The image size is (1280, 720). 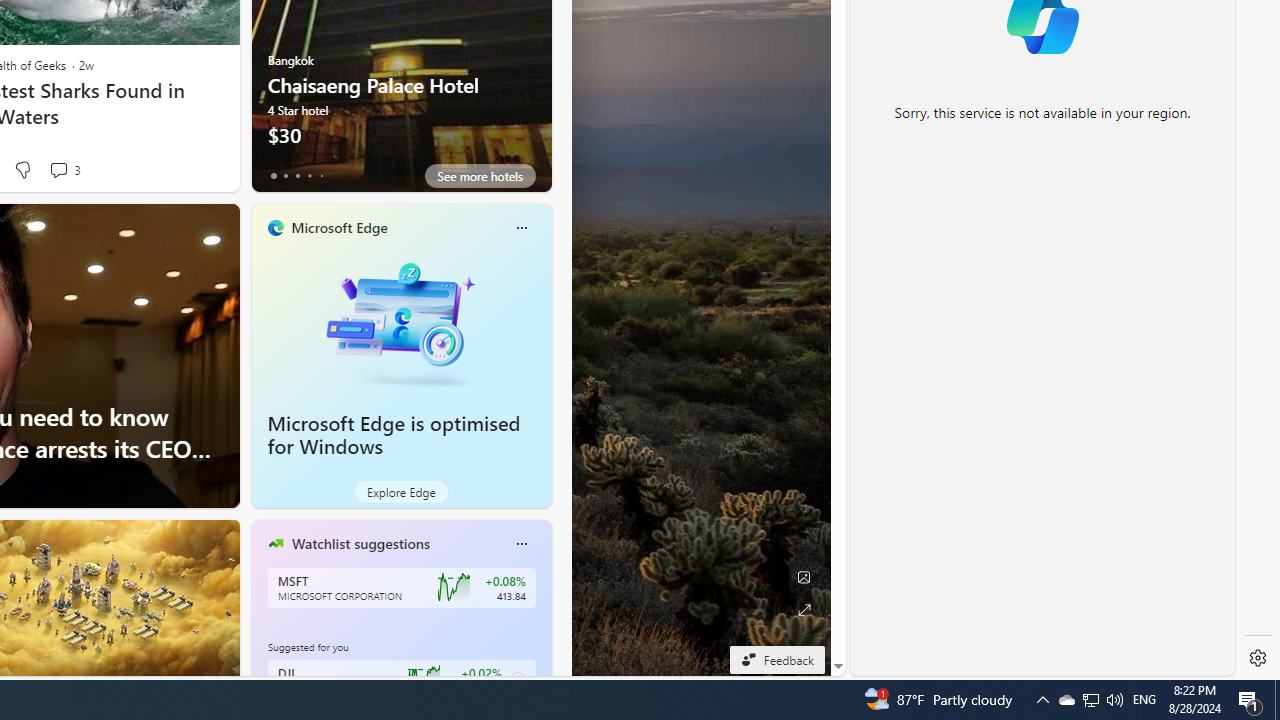 I want to click on 'tab-0', so click(x=272, y=175).